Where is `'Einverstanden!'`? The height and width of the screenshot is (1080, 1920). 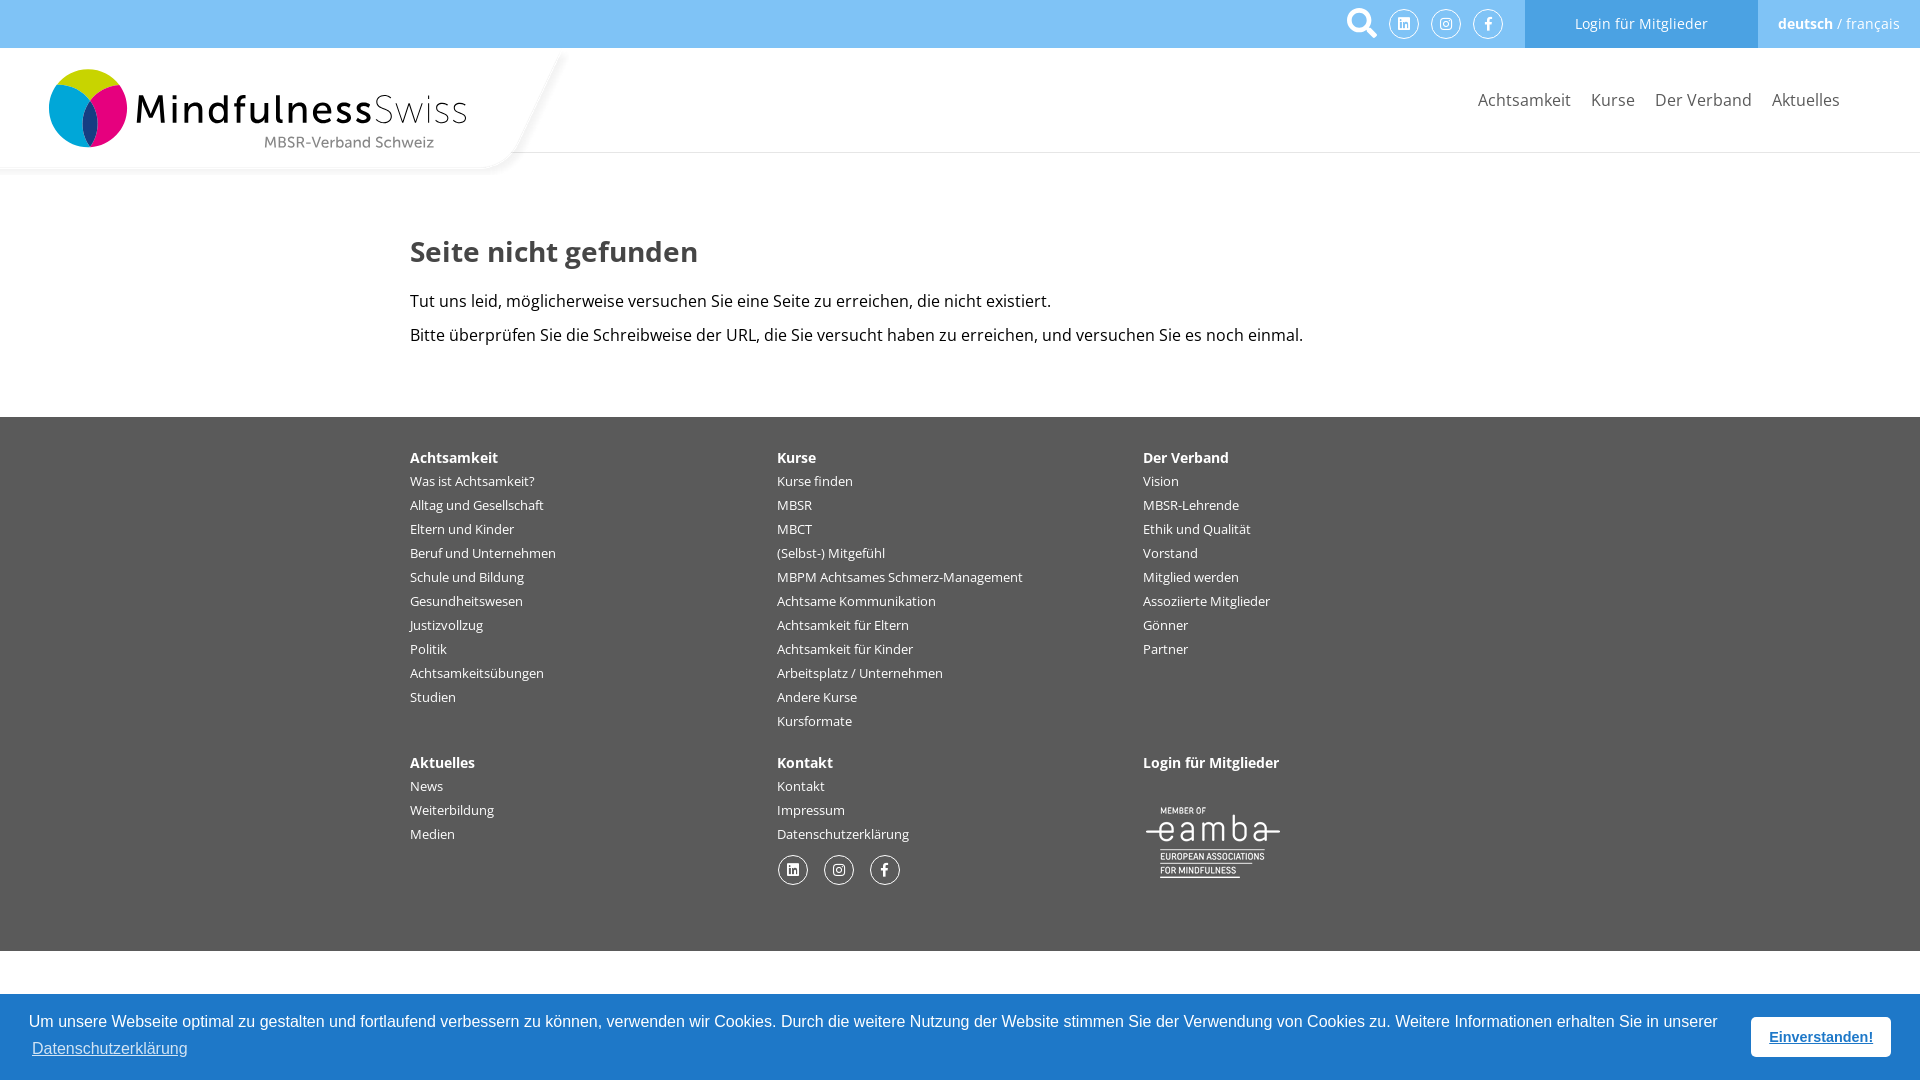 'Einverstanden!' is located at coordinates (1820, 1036).